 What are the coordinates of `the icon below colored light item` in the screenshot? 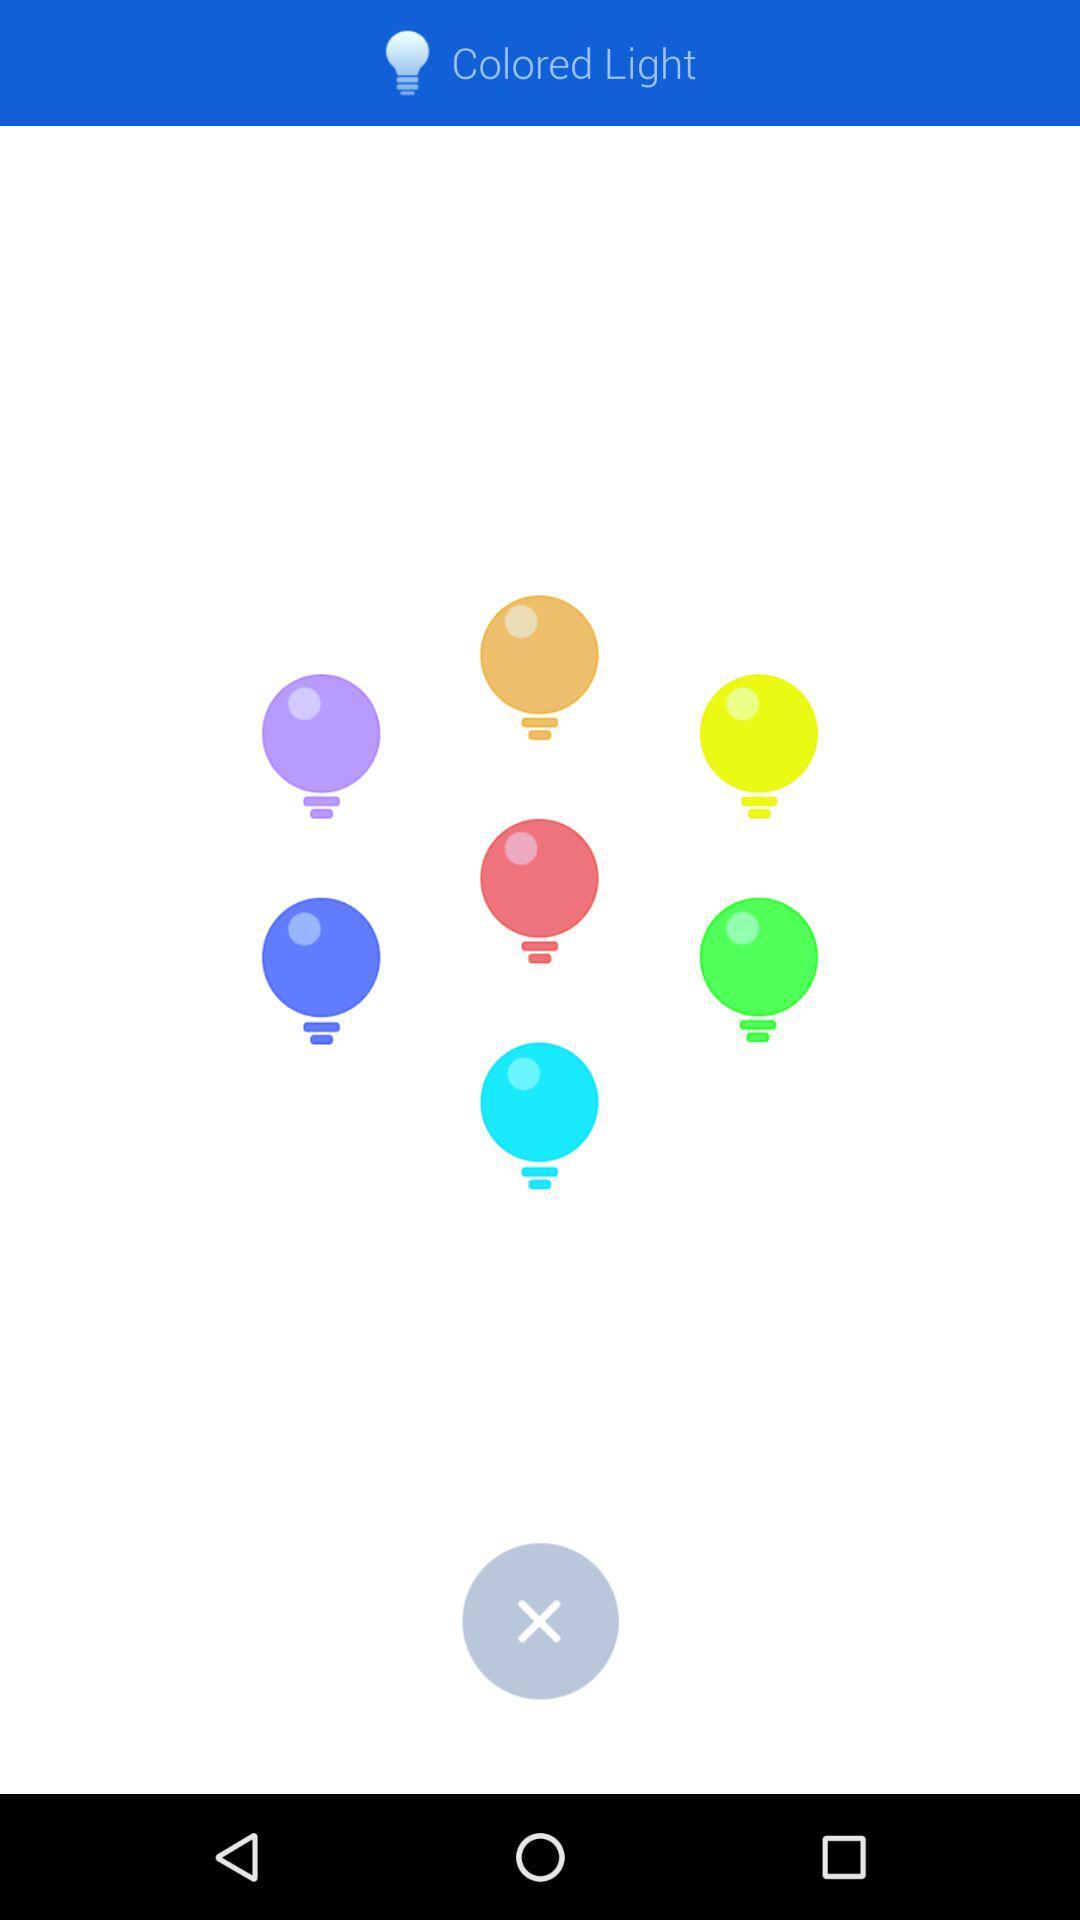 It's located at (540, 668).